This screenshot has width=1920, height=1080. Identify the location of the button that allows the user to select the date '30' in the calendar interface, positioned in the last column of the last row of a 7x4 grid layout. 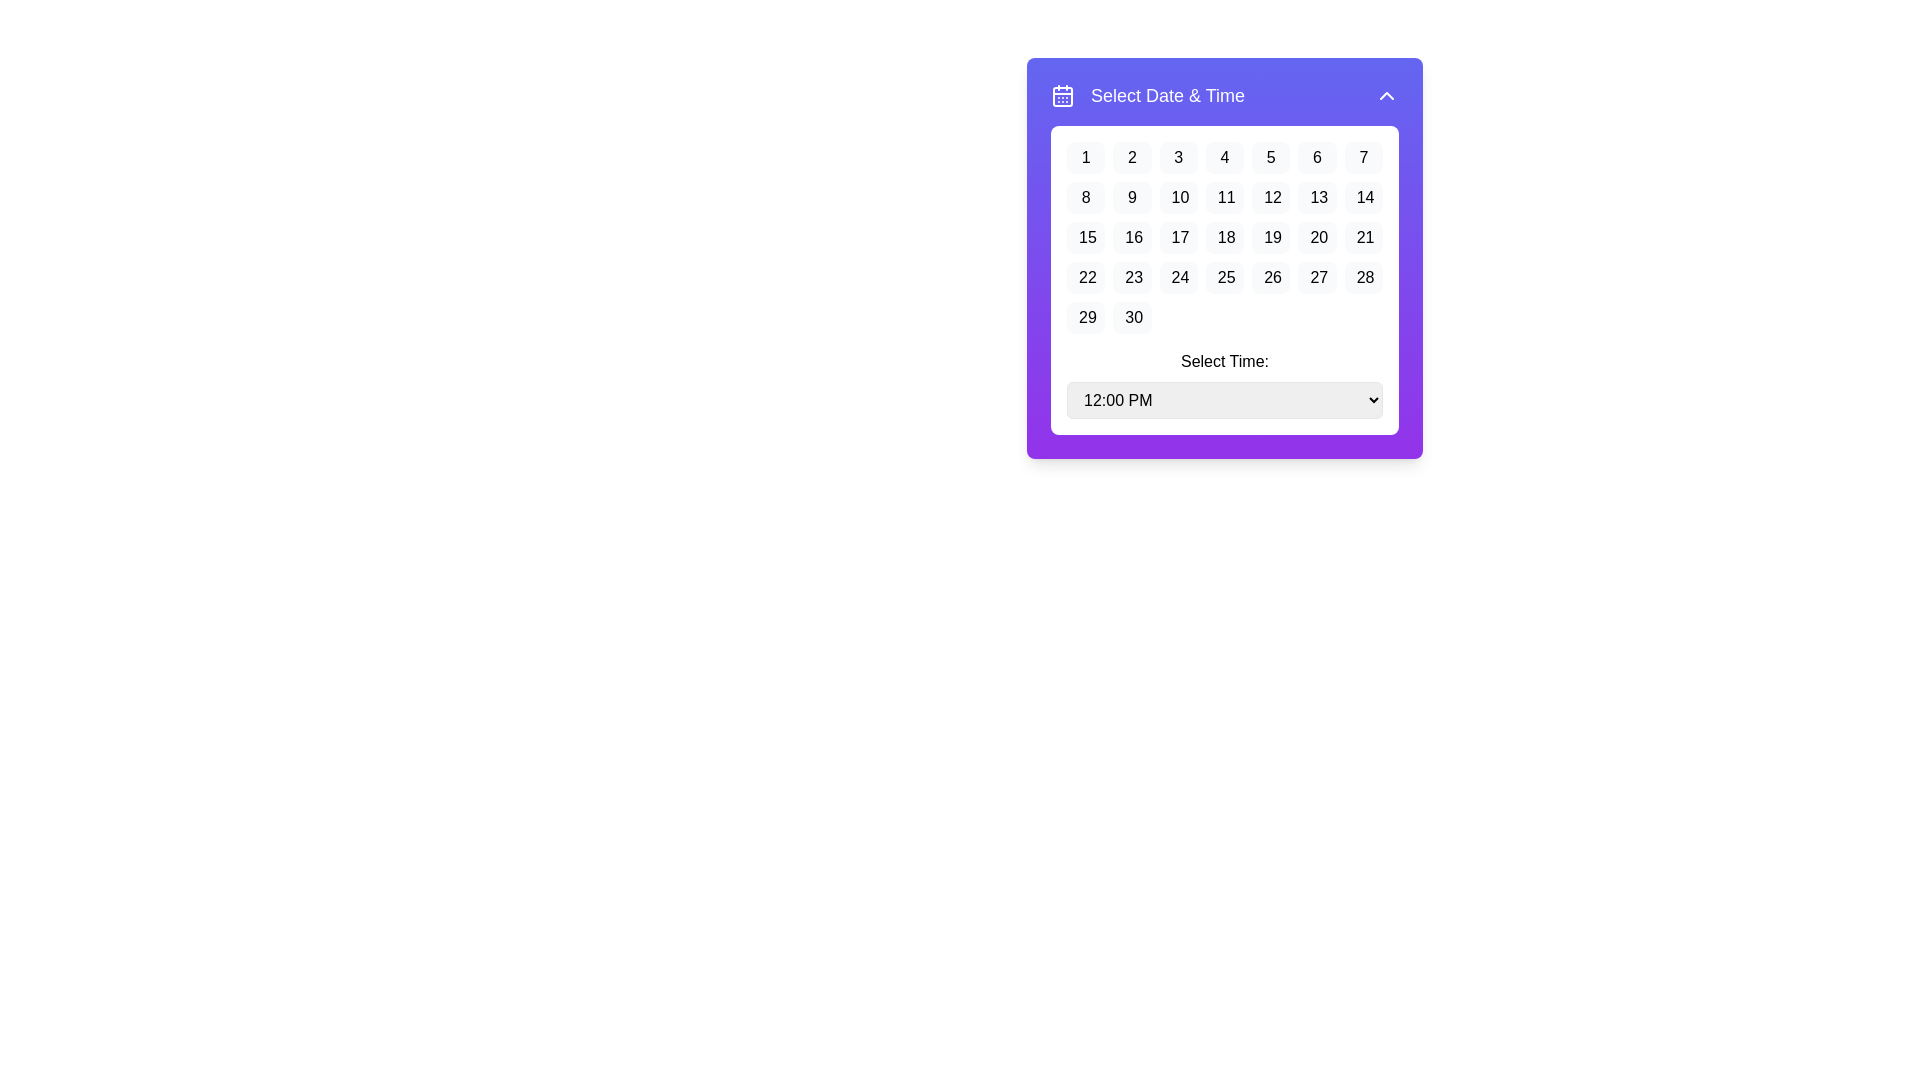
(1132, 316).